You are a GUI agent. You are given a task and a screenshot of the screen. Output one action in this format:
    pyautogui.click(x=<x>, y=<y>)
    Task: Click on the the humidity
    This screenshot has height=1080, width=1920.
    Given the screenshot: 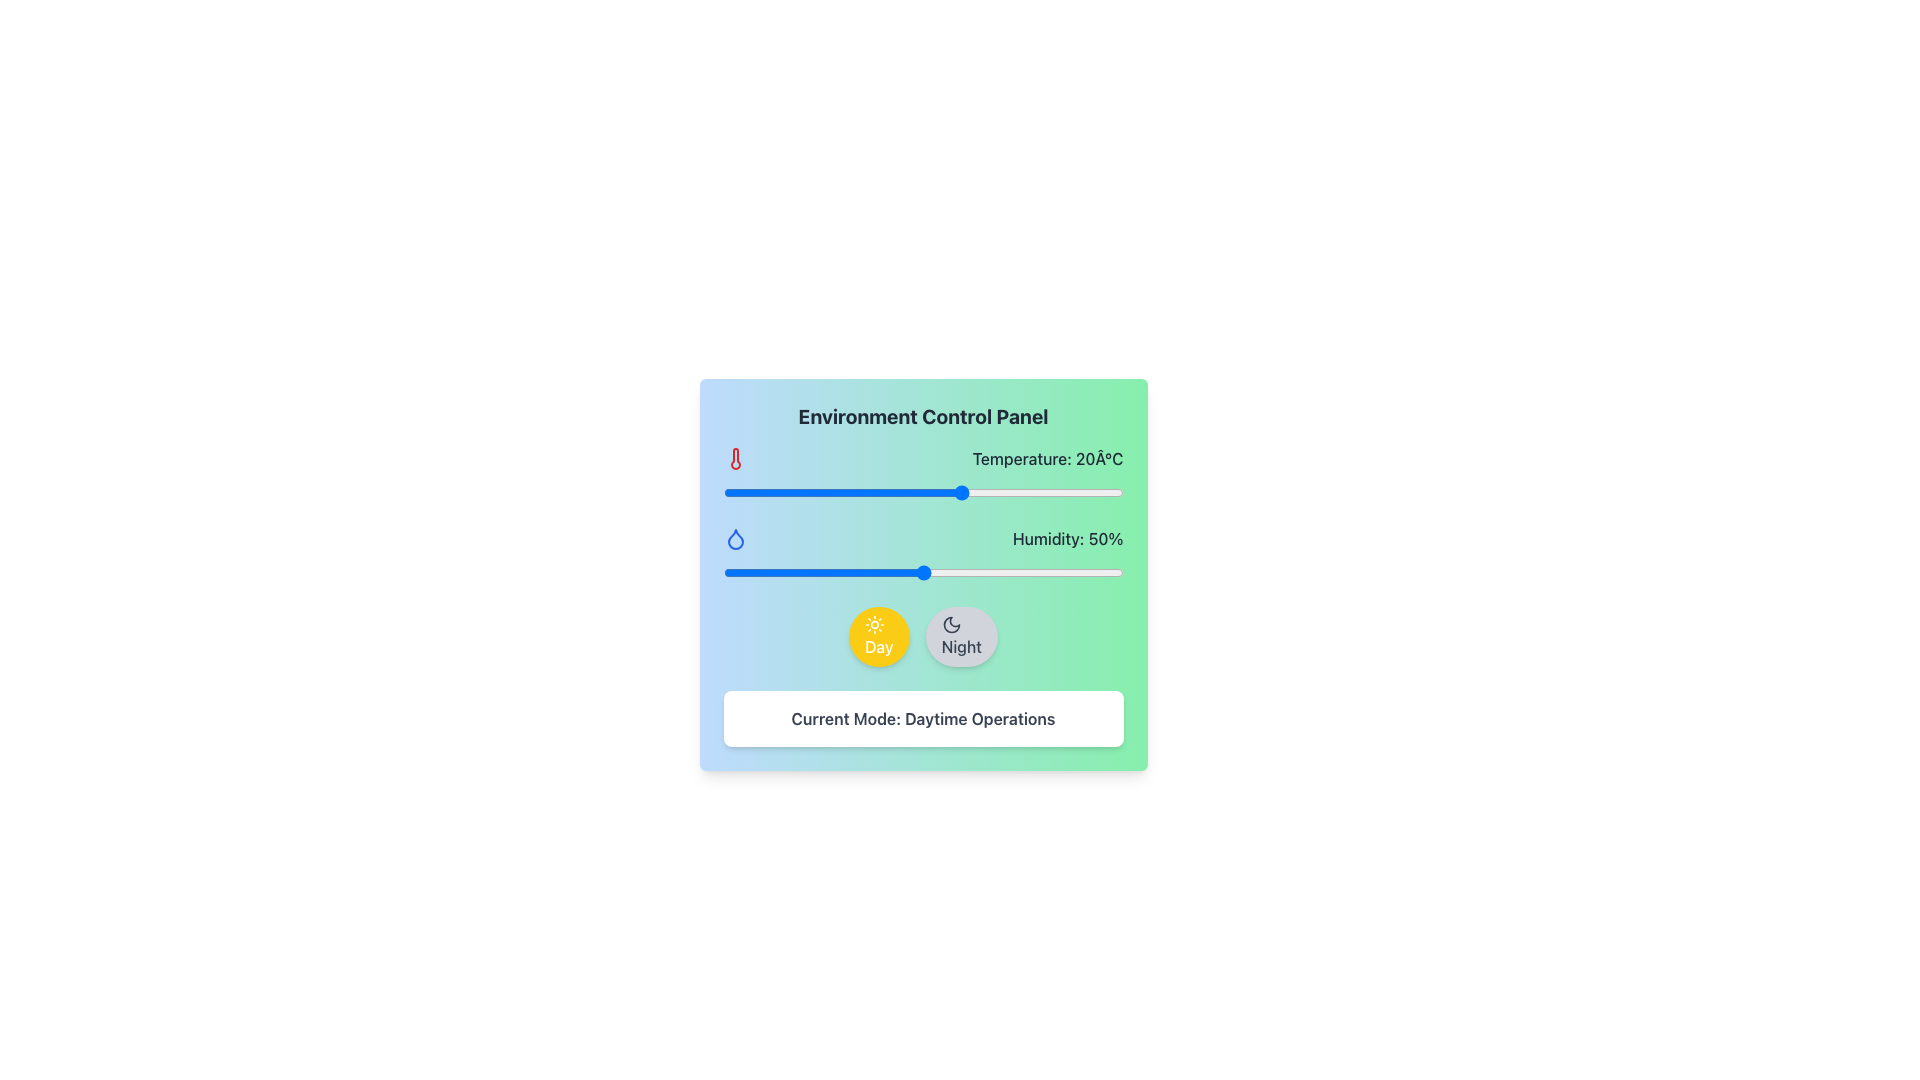 What is the action you would take?
    pyautogui.click(x=879, y=573)
    